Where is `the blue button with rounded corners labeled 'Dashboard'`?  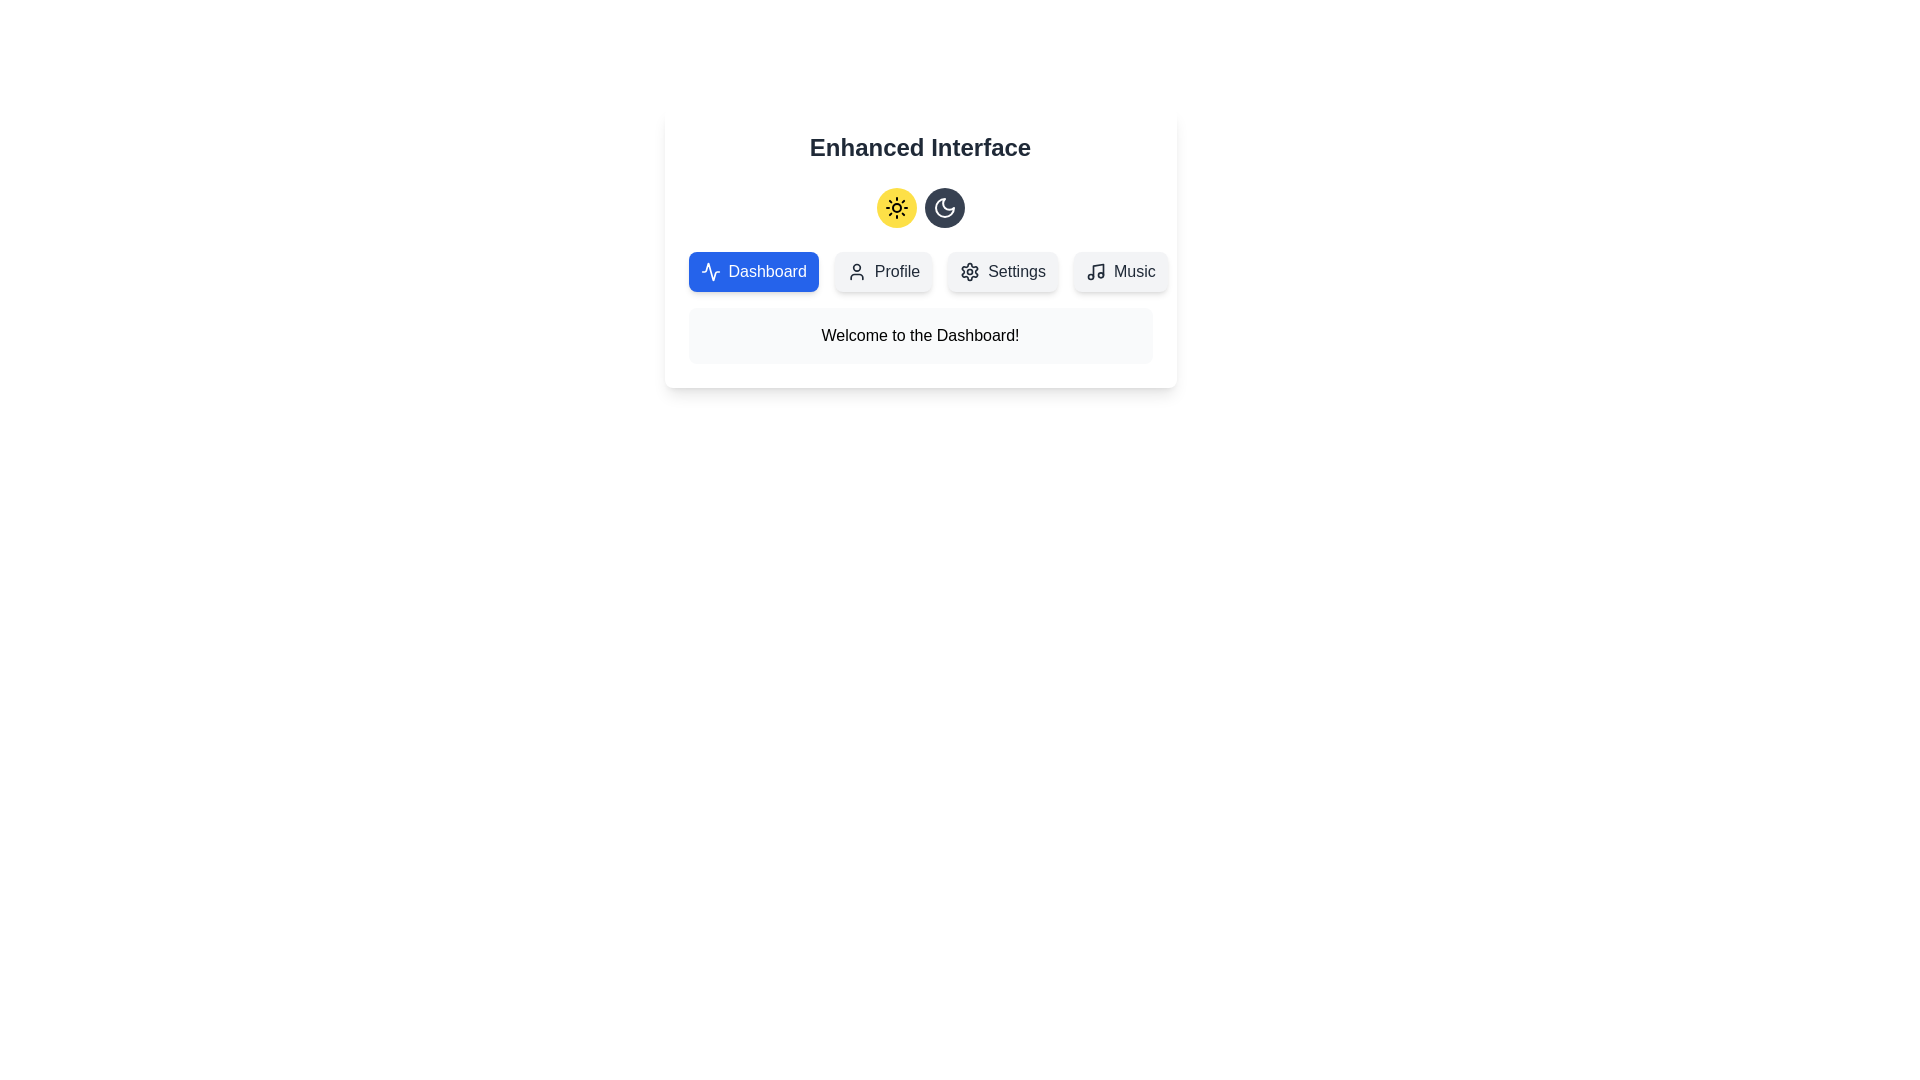
the blue button with rounded corners labeled 'Dashboard' is located at coordinates (752, 272).